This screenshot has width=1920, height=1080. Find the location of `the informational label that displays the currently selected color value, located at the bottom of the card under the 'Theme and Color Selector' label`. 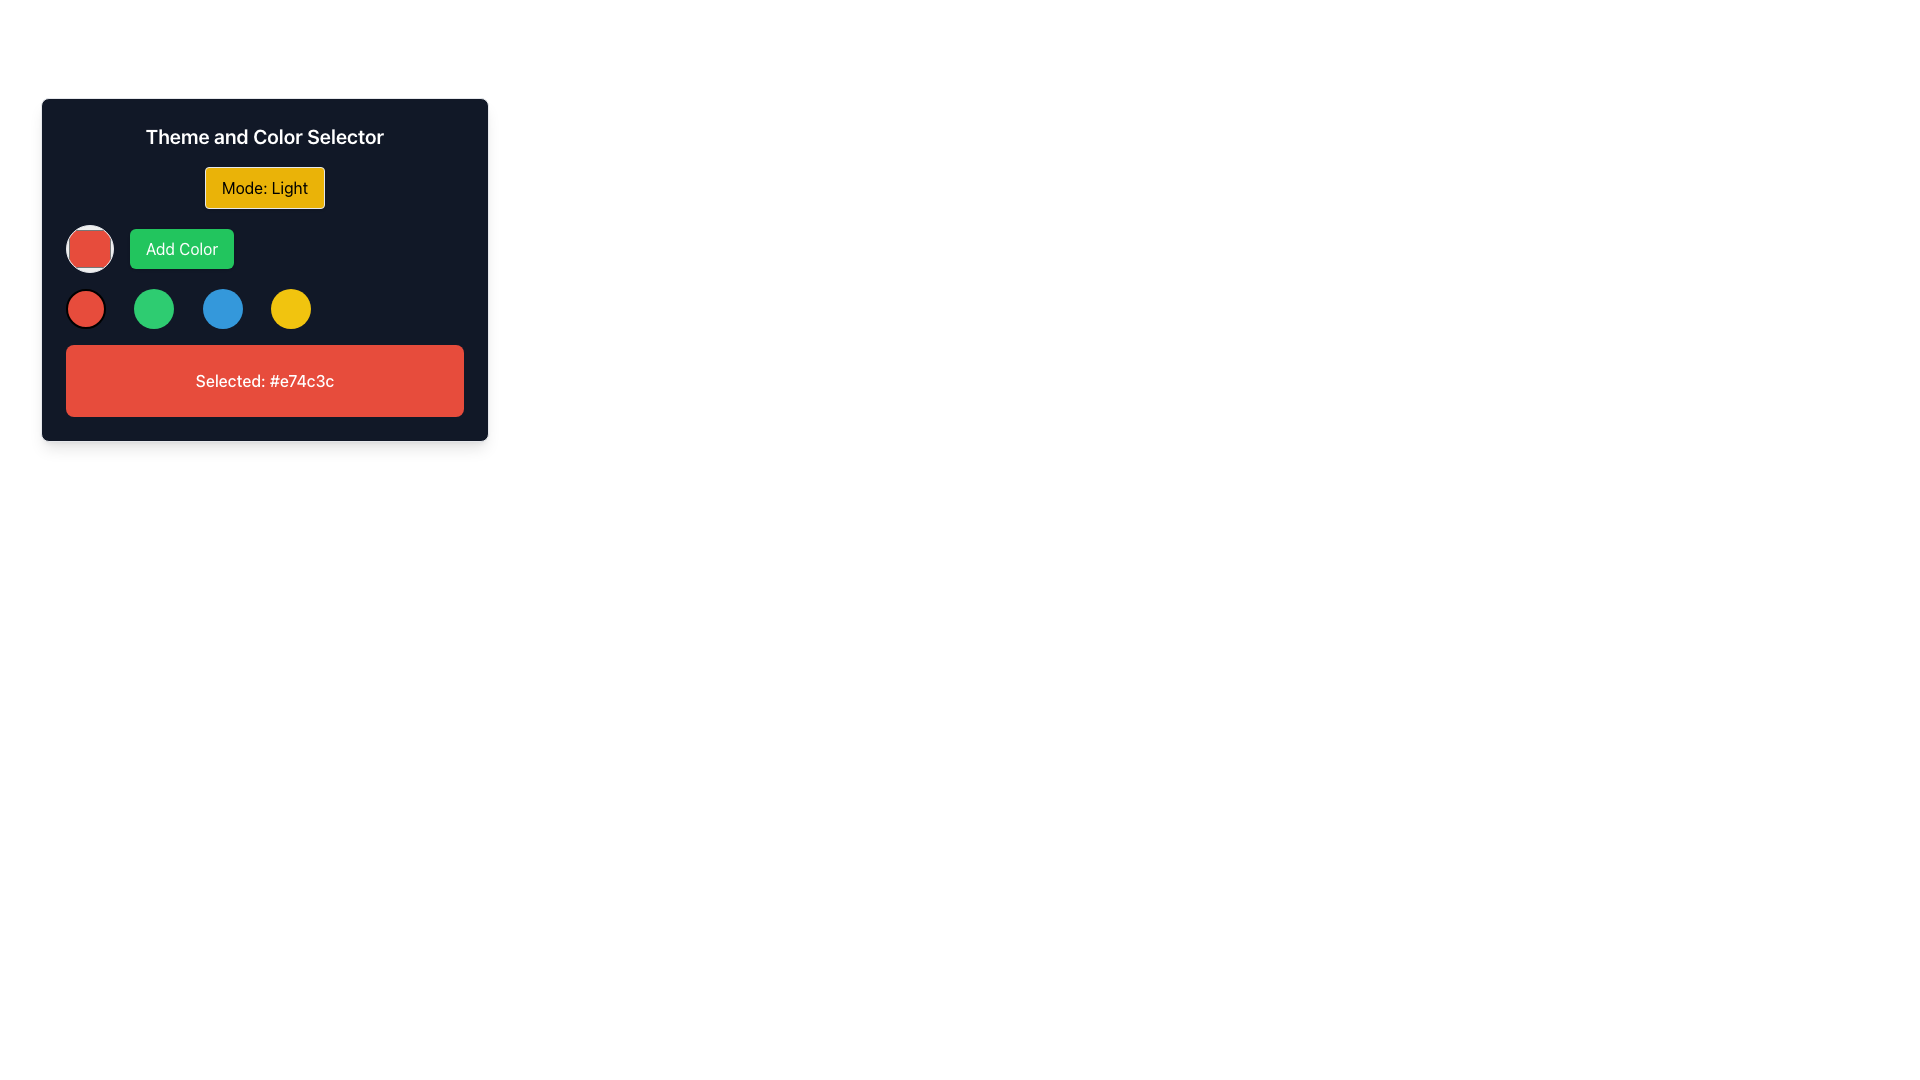

the informational label that displays the currently selected color value, located at the bottom of the card under the 'Theme and Color Selector' label is located at coordinates (263, 381).